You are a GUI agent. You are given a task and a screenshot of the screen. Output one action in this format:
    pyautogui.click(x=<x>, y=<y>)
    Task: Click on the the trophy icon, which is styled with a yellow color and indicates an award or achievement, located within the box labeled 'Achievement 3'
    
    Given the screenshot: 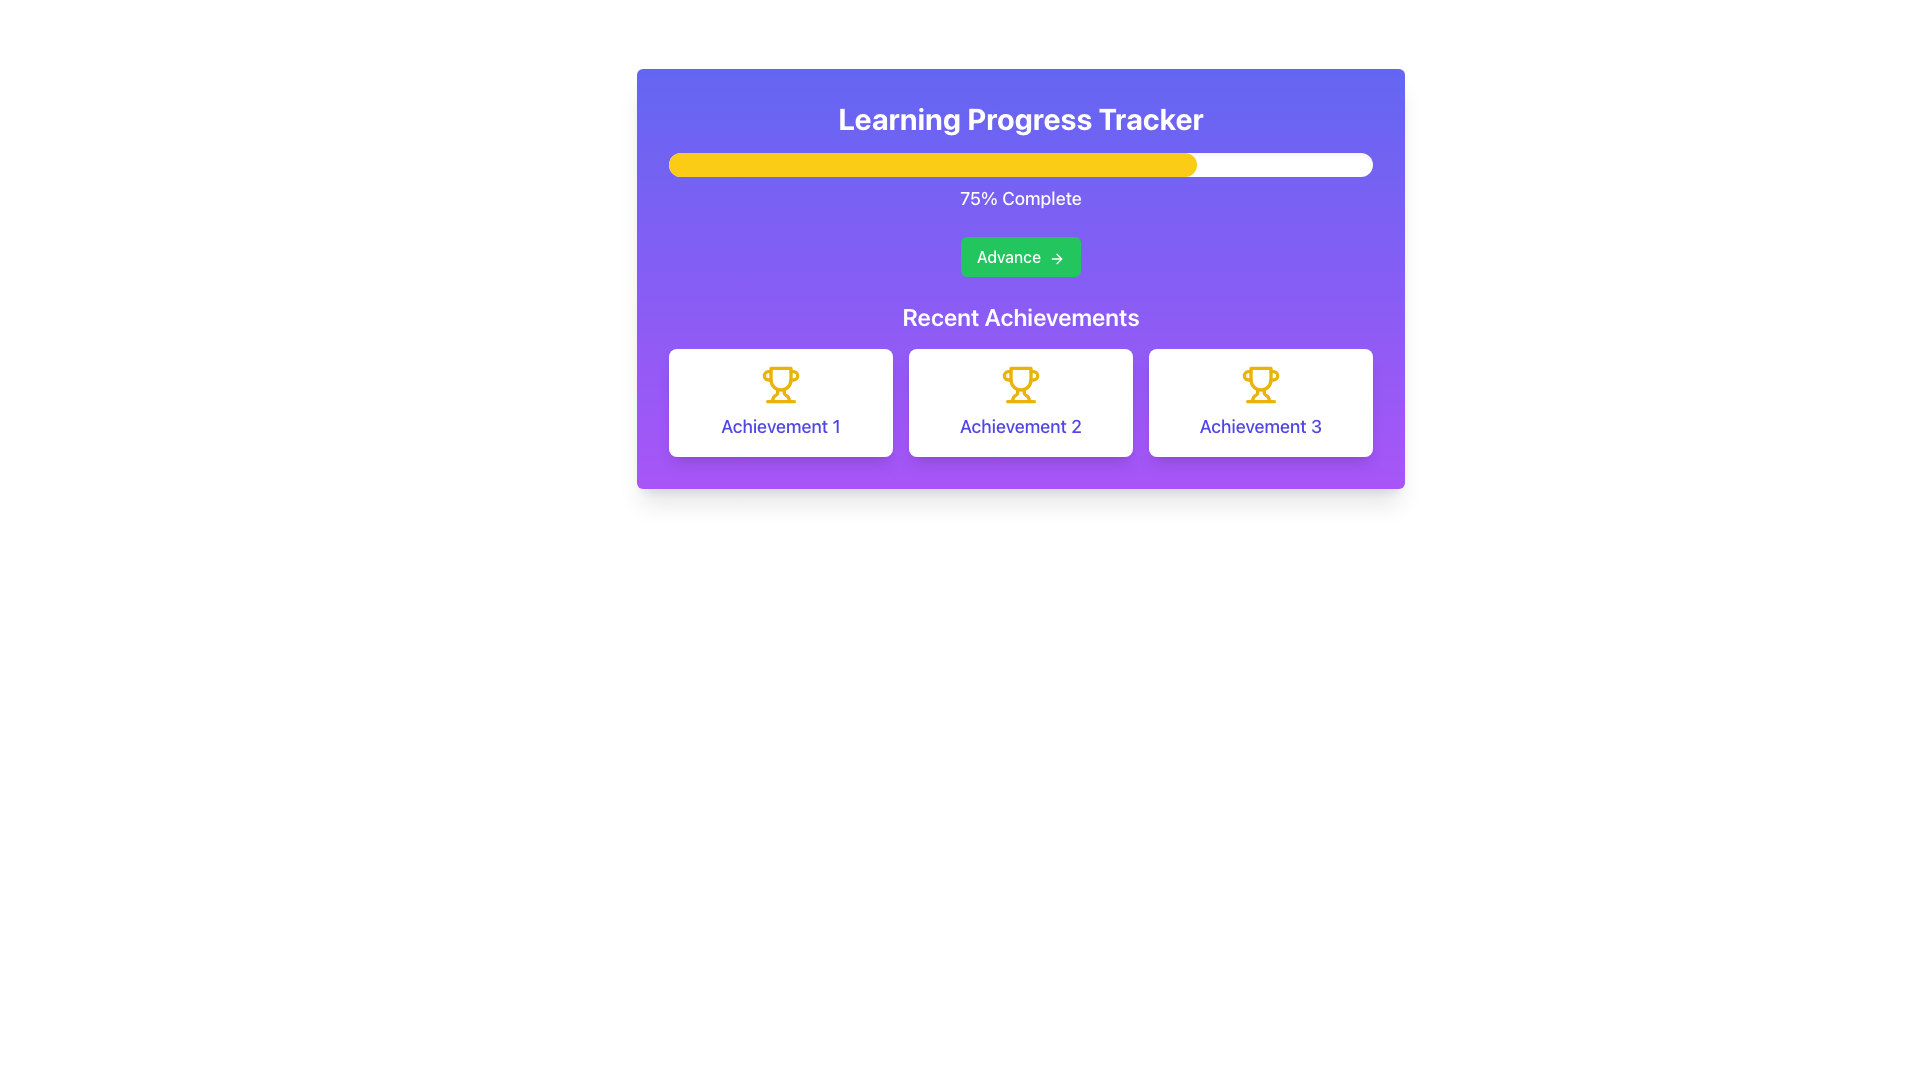 What is the action you would take?
    pyautogui.click(x=1260, y=385)
    